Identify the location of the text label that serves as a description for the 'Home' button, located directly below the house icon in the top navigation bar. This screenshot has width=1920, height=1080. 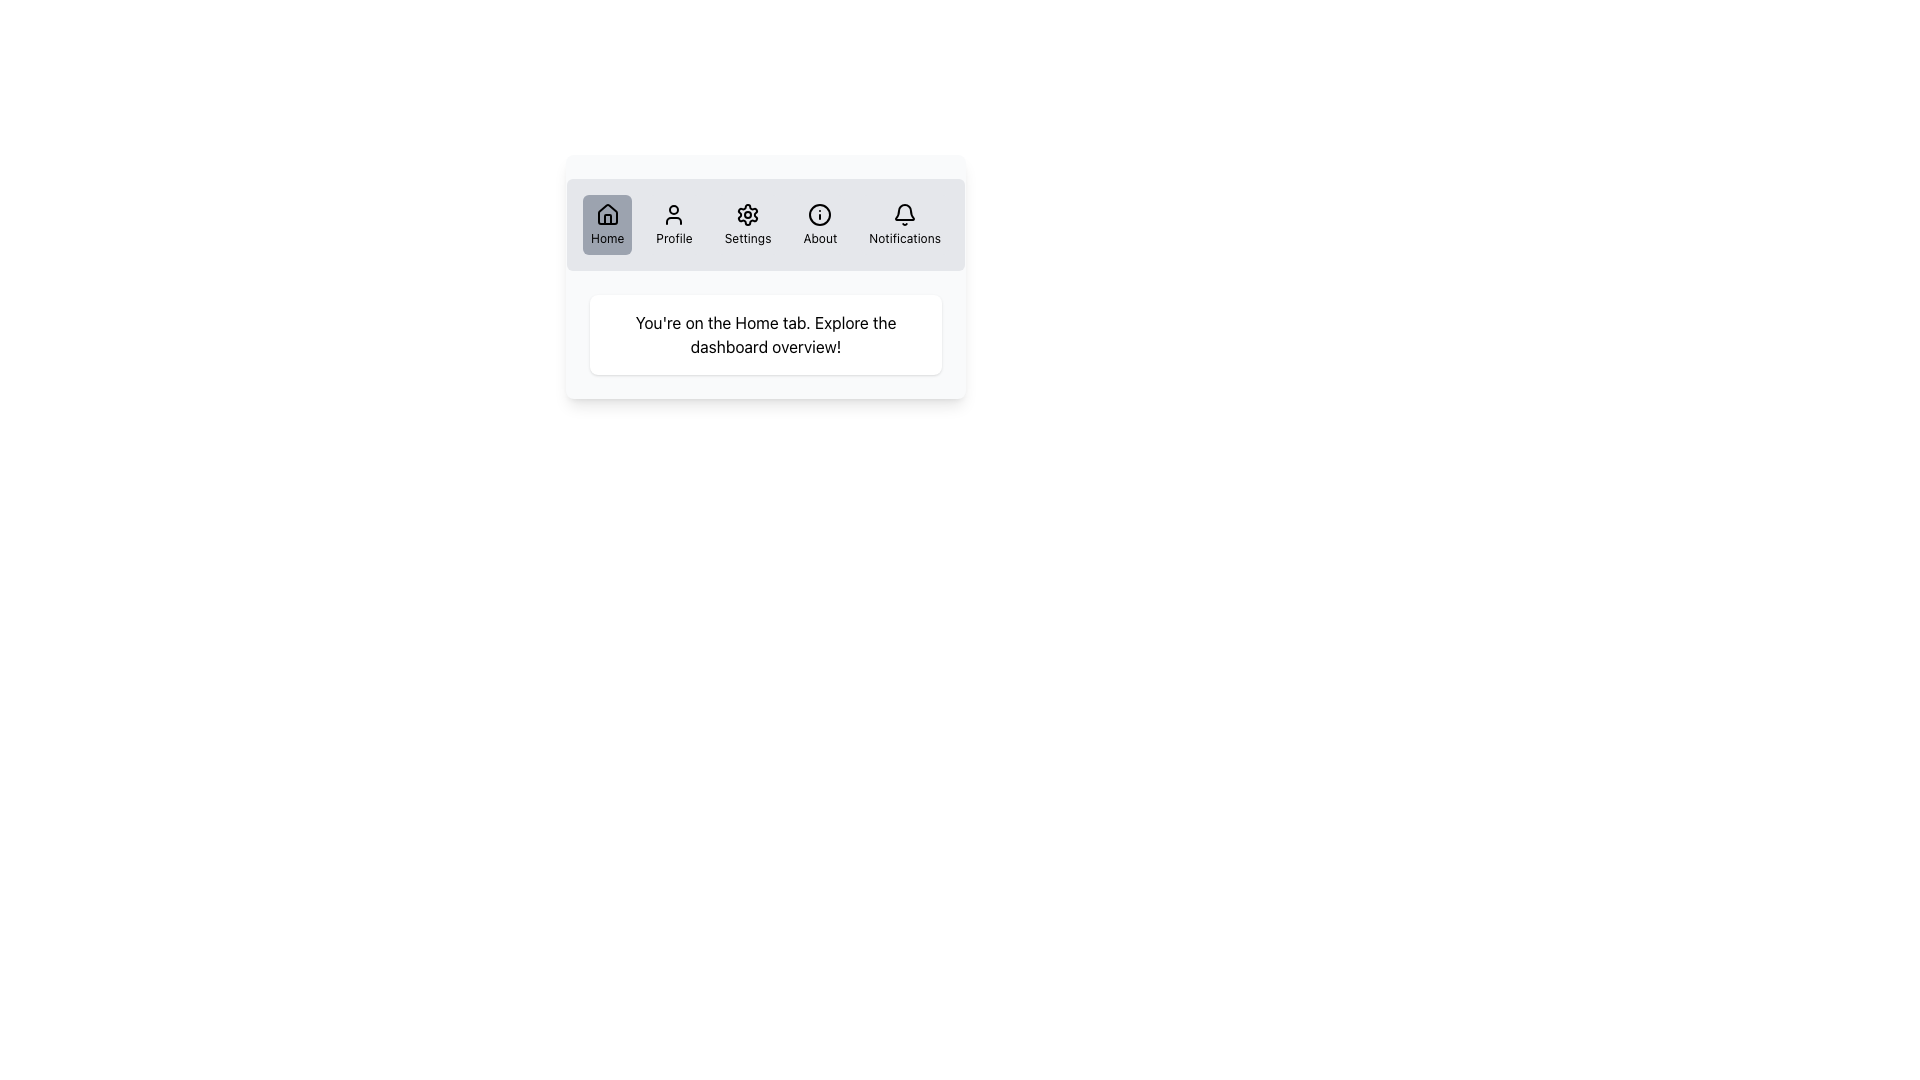
(606, 238).